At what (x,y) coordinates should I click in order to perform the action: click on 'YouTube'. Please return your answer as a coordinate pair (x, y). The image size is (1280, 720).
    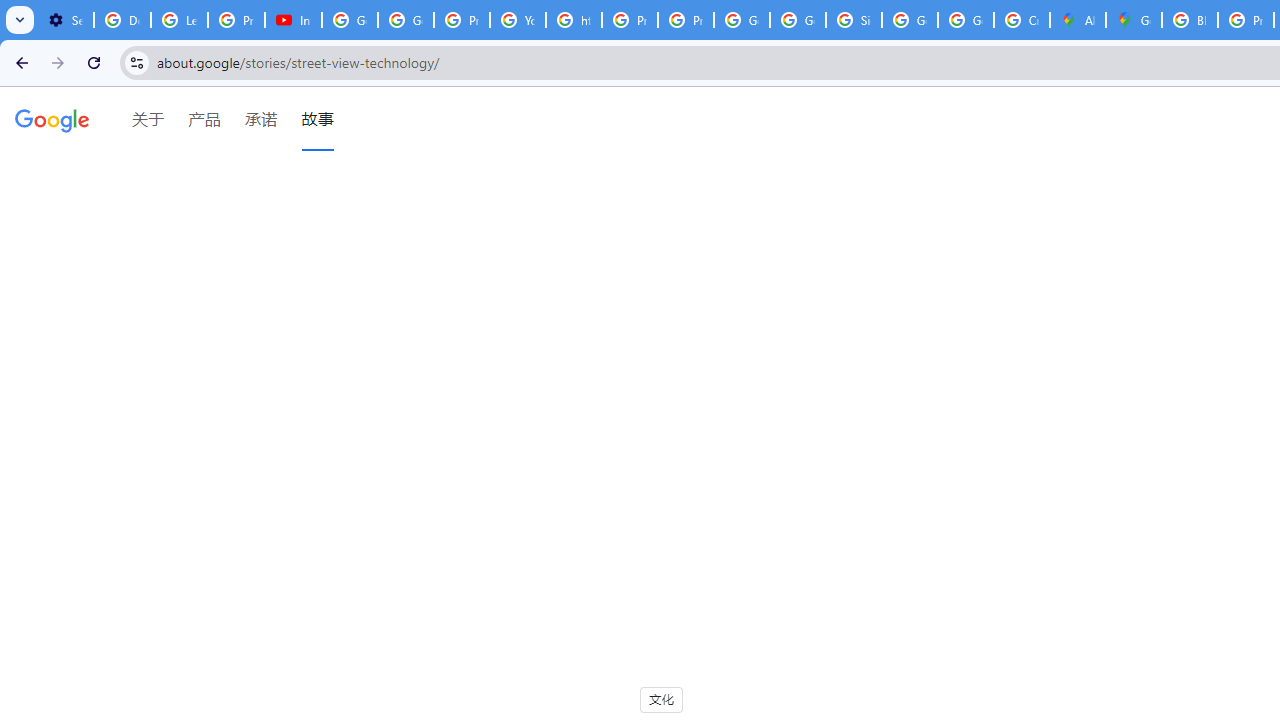
    Looking at the image, I should click on (518, 20).